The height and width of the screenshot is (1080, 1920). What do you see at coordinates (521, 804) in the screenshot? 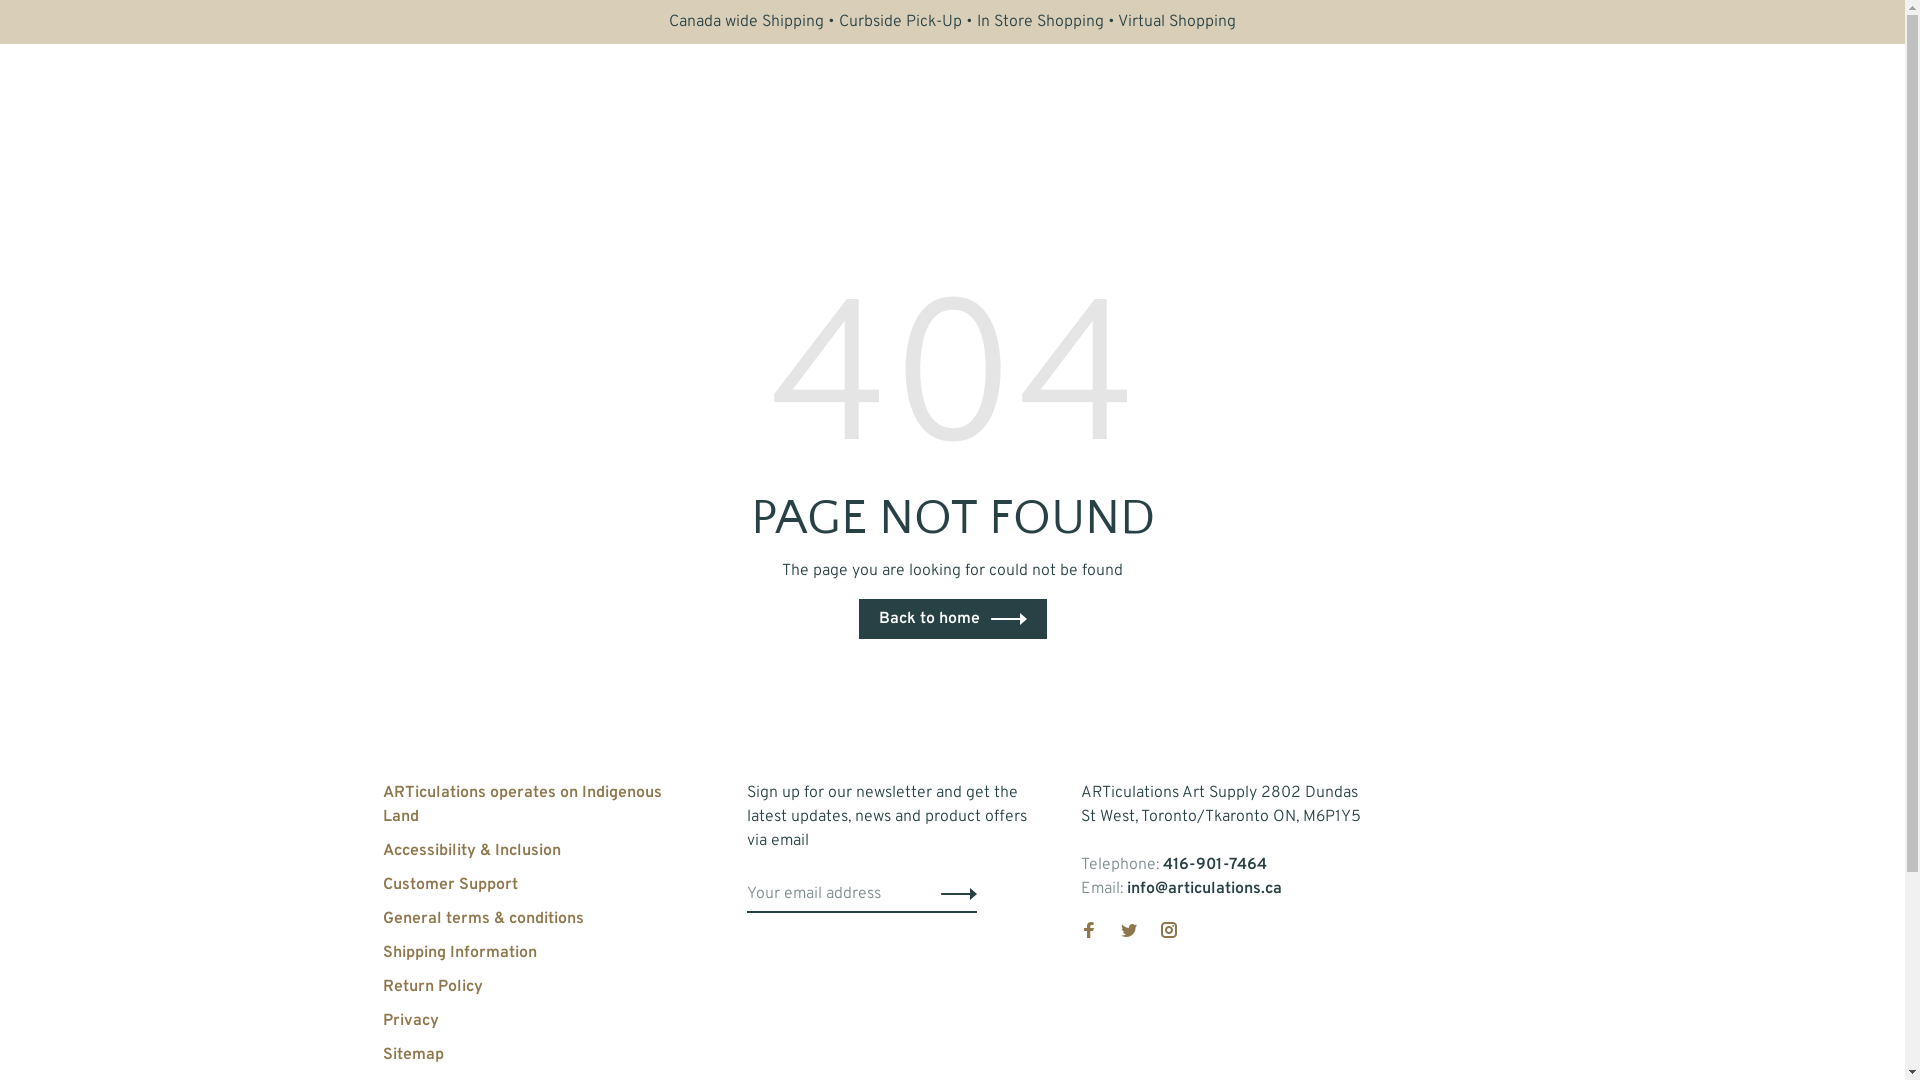
I see `'ARTiculations operates on Indigenous Land'` at bounding box center [521, 804].